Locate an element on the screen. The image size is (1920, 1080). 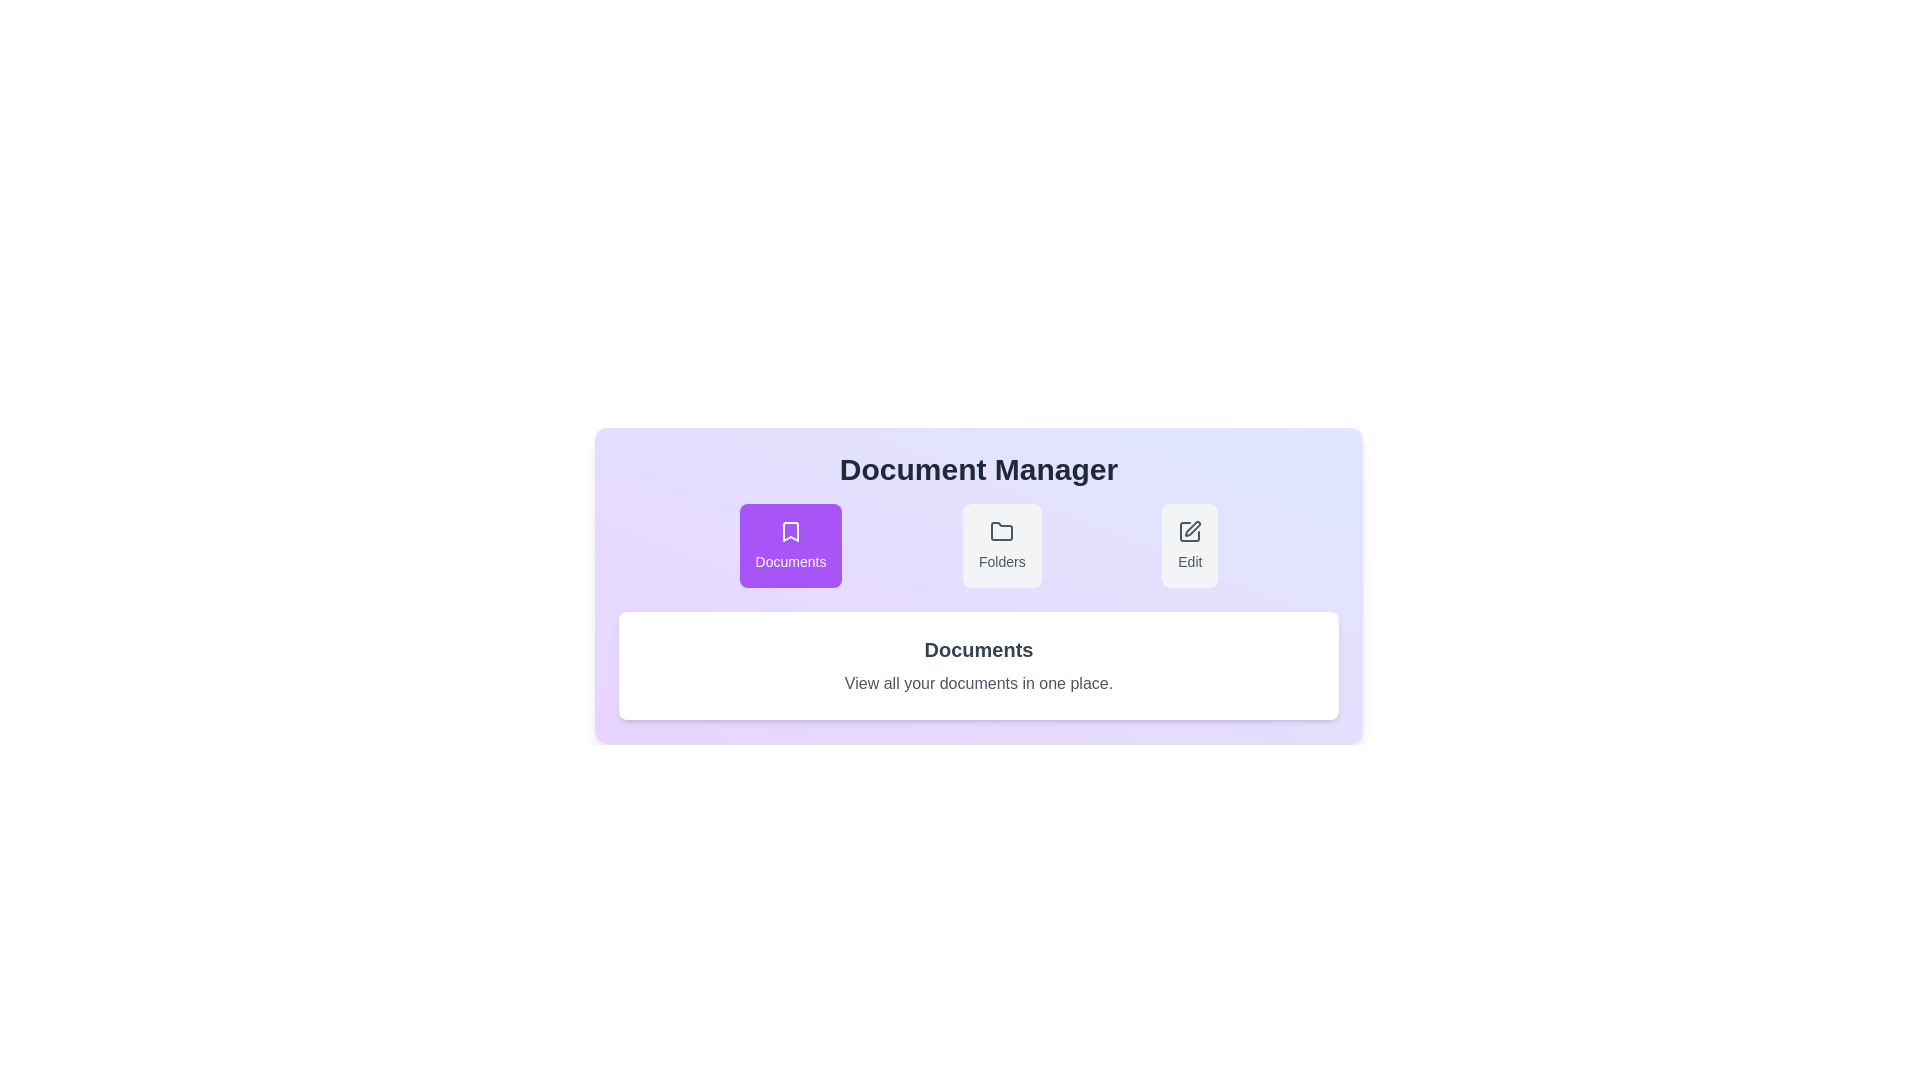
the folder icon located in the middle tile of the 'Document Manager' section, which features a minimalist outline design is located at coordinates (1002, 531).